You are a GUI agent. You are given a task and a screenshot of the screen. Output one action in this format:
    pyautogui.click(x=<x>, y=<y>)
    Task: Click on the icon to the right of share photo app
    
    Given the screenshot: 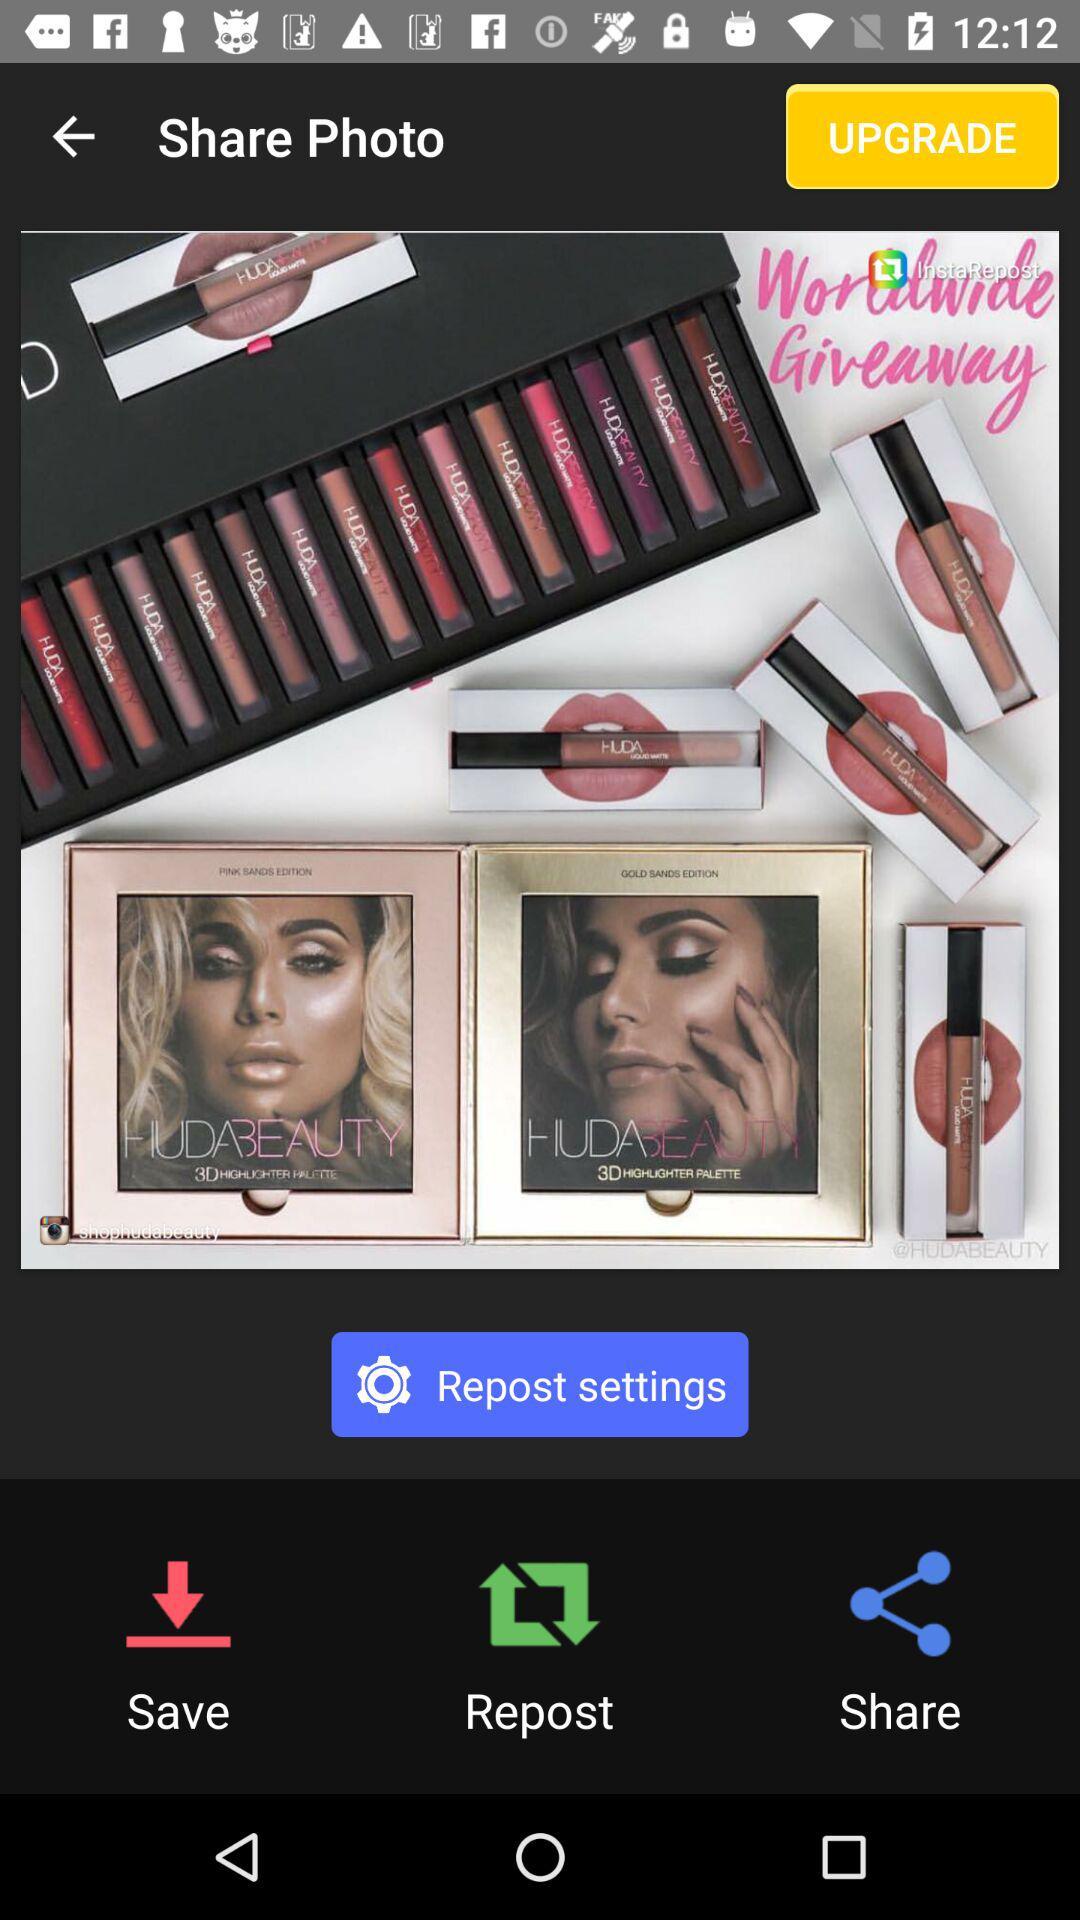 What is the action you would take?
    pyautogui.click(x=922, y=135)
    